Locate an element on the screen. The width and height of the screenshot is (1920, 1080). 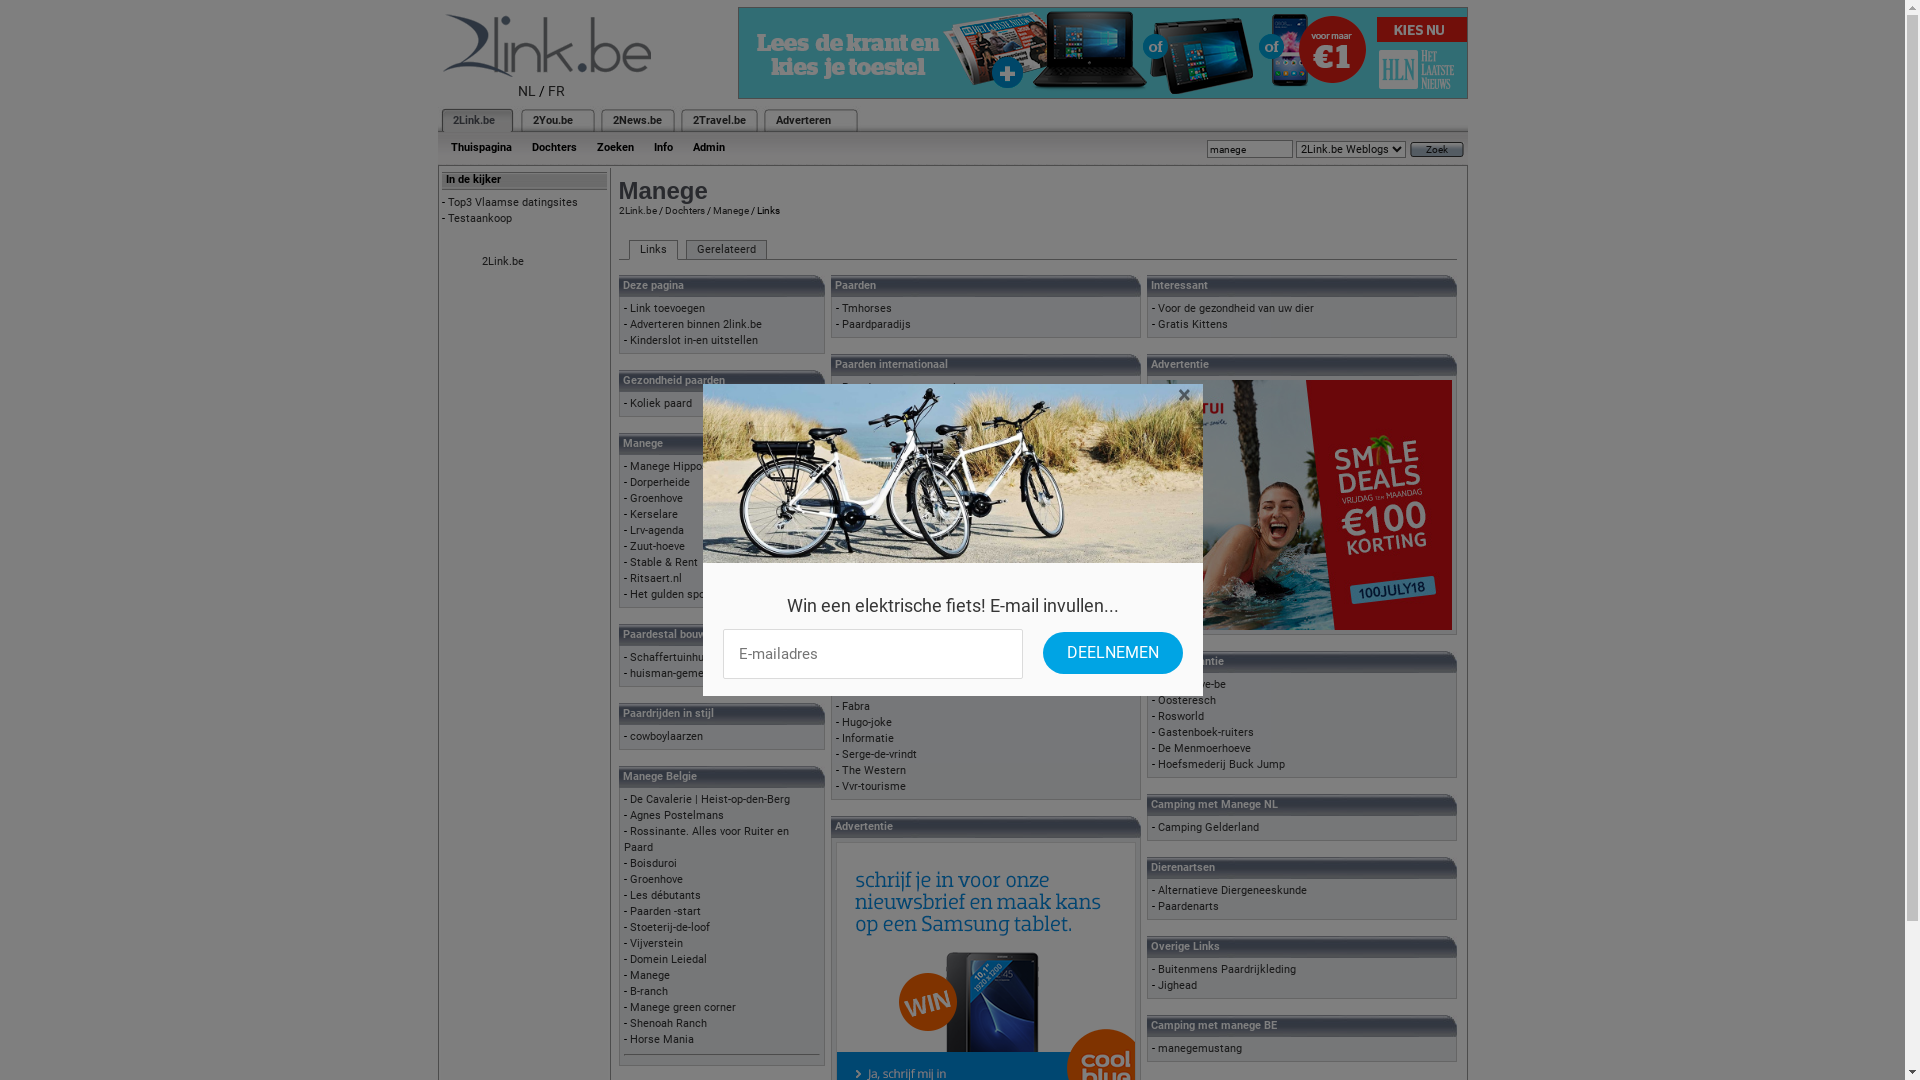
'De Menmoerhoeve' is located at coordinates (1203, 748).